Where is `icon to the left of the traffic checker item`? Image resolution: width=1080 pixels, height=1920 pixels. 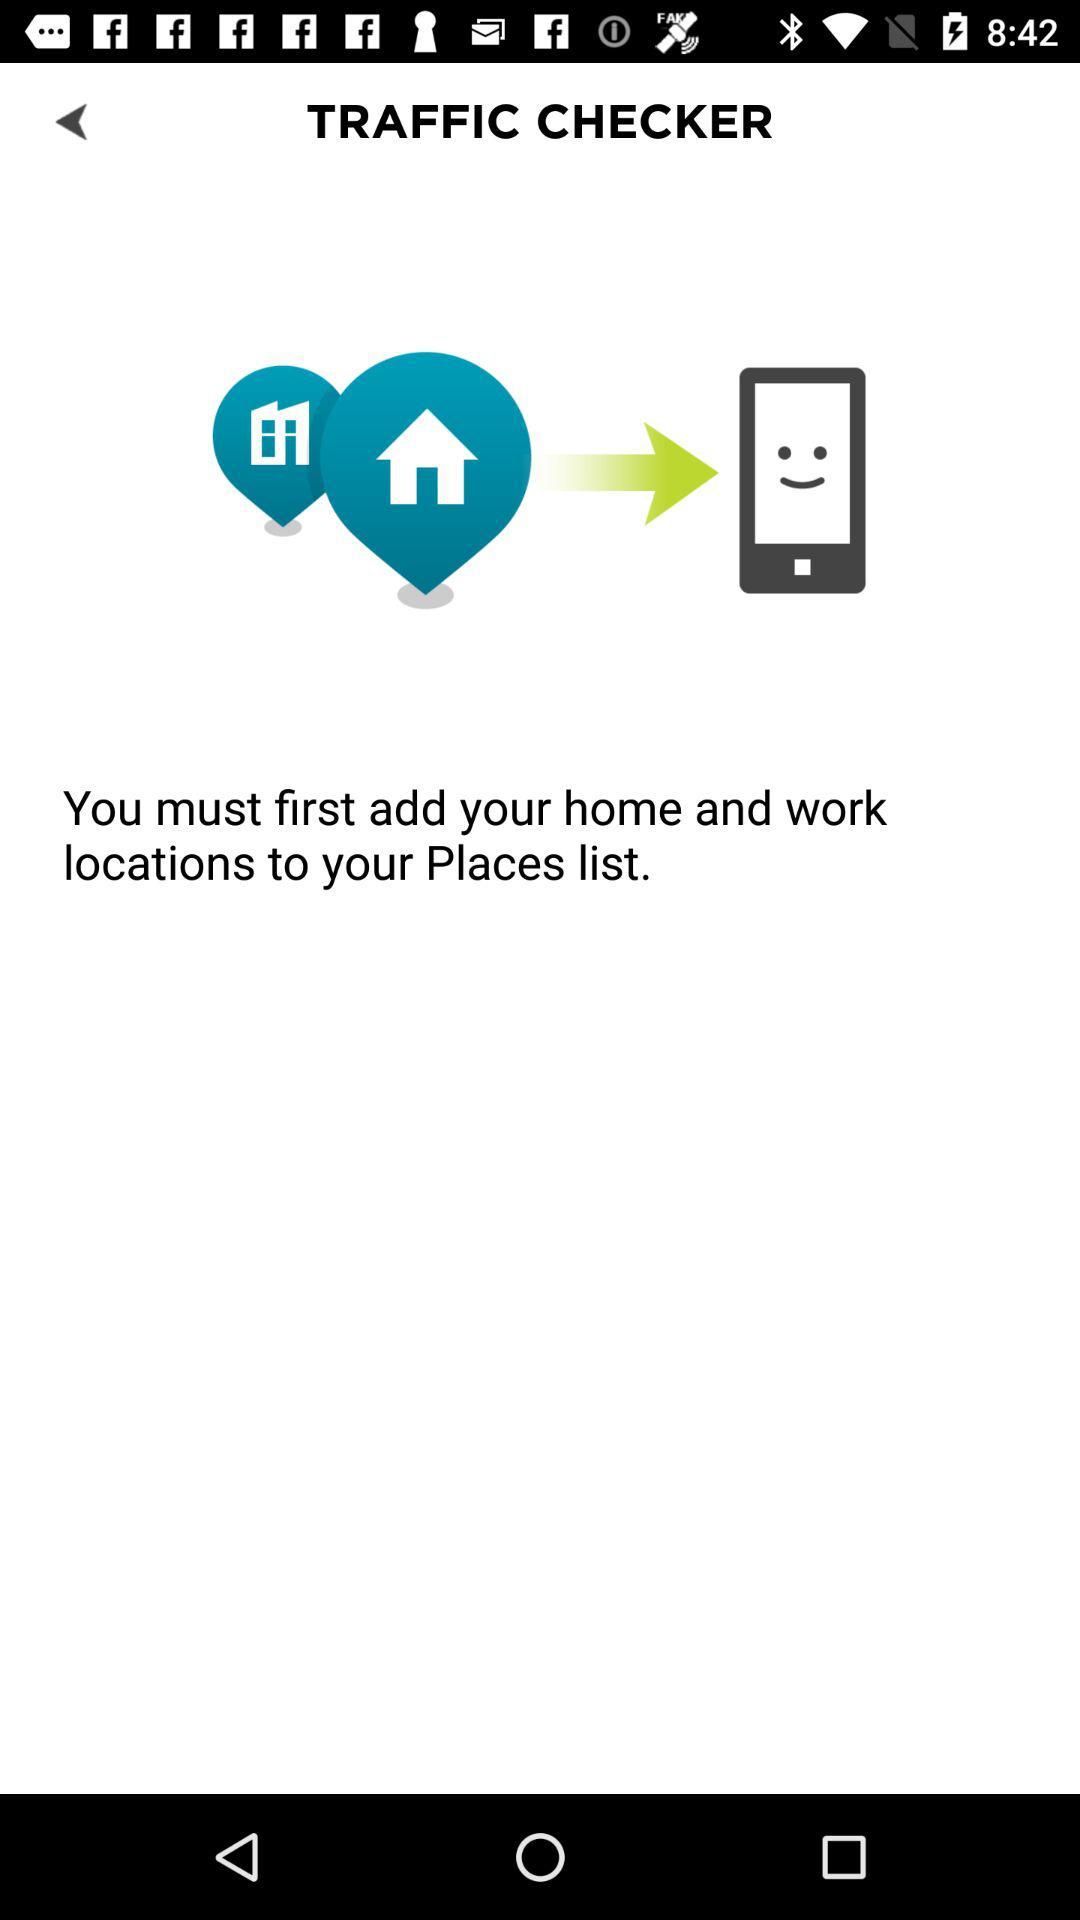 icon to the left of the traffic checker item is located at coordinates (72, 119).